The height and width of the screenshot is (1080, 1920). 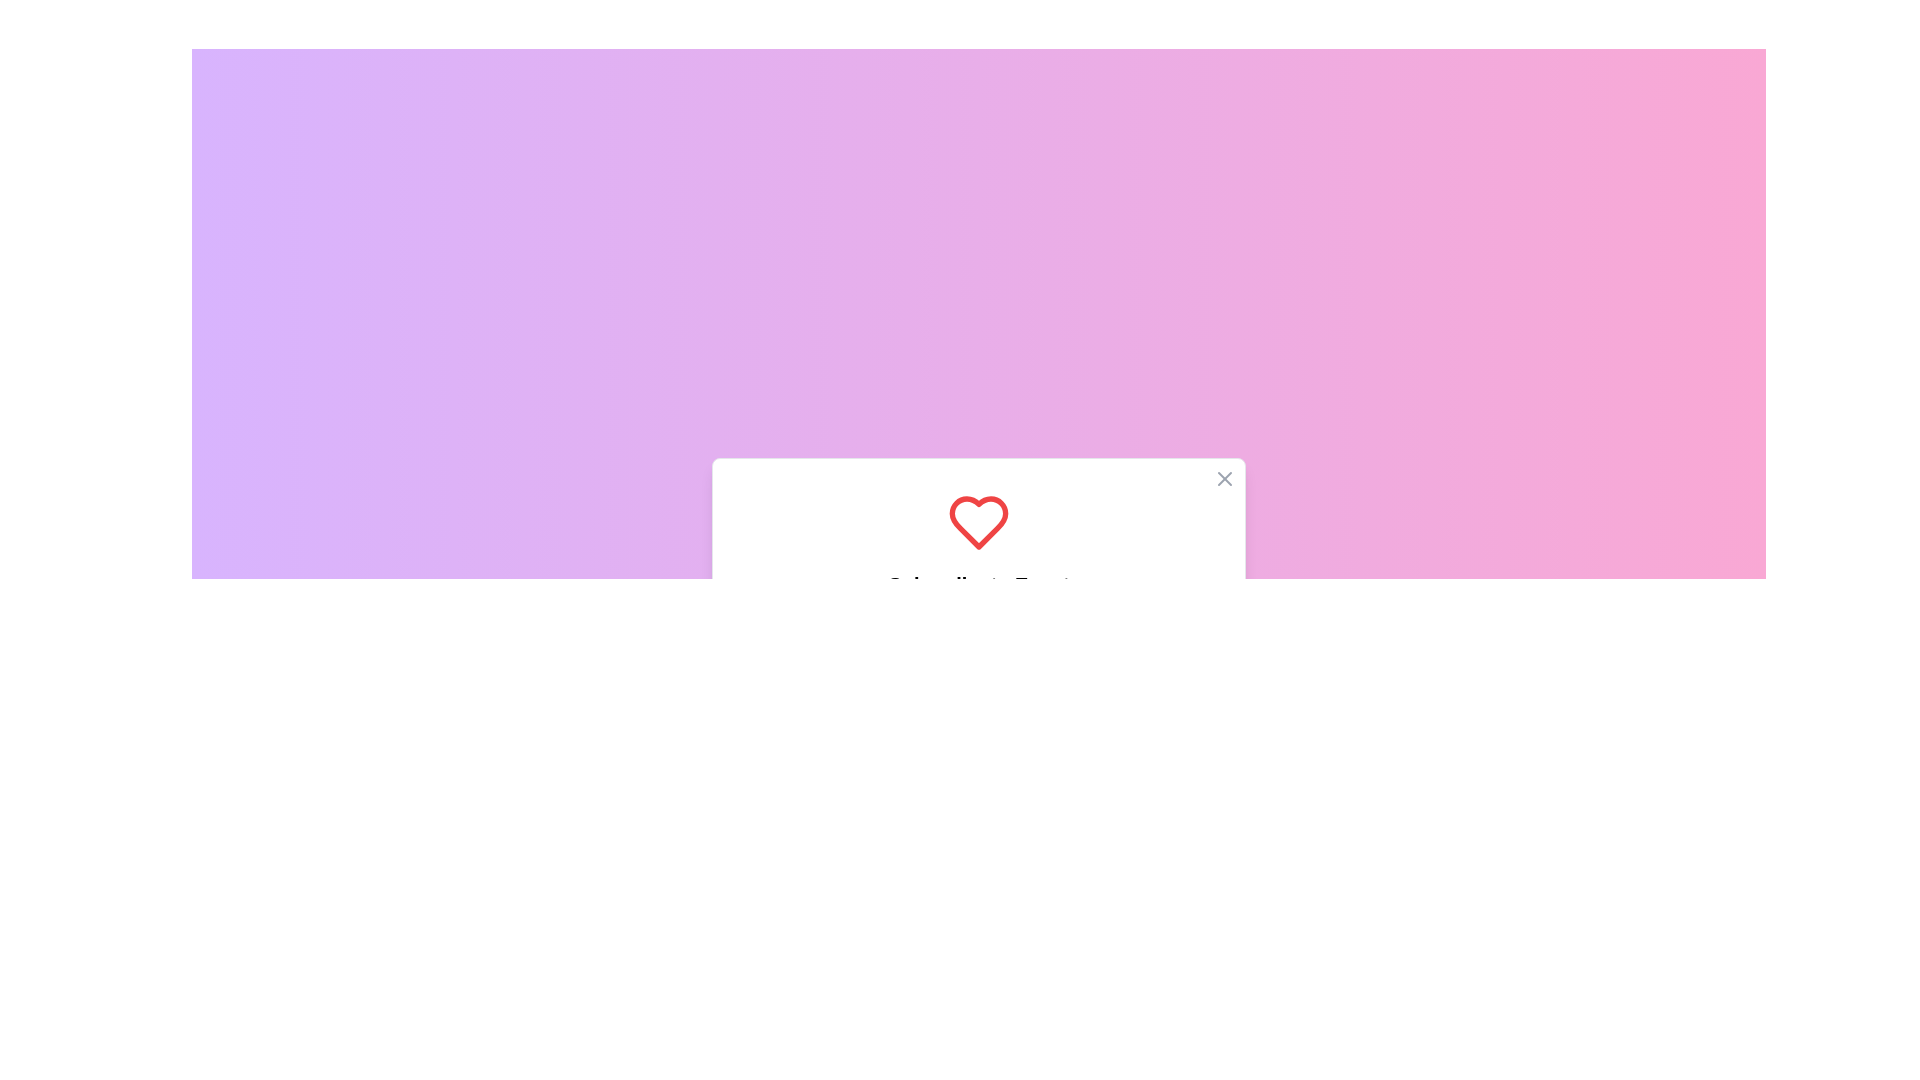 What do you see at coordinates (1224, 478) in the screenshot?
I see `the close button represented by a diagonal cross ('X') icon located at the top right corner of the white card` at bounding box center [1224, 478].